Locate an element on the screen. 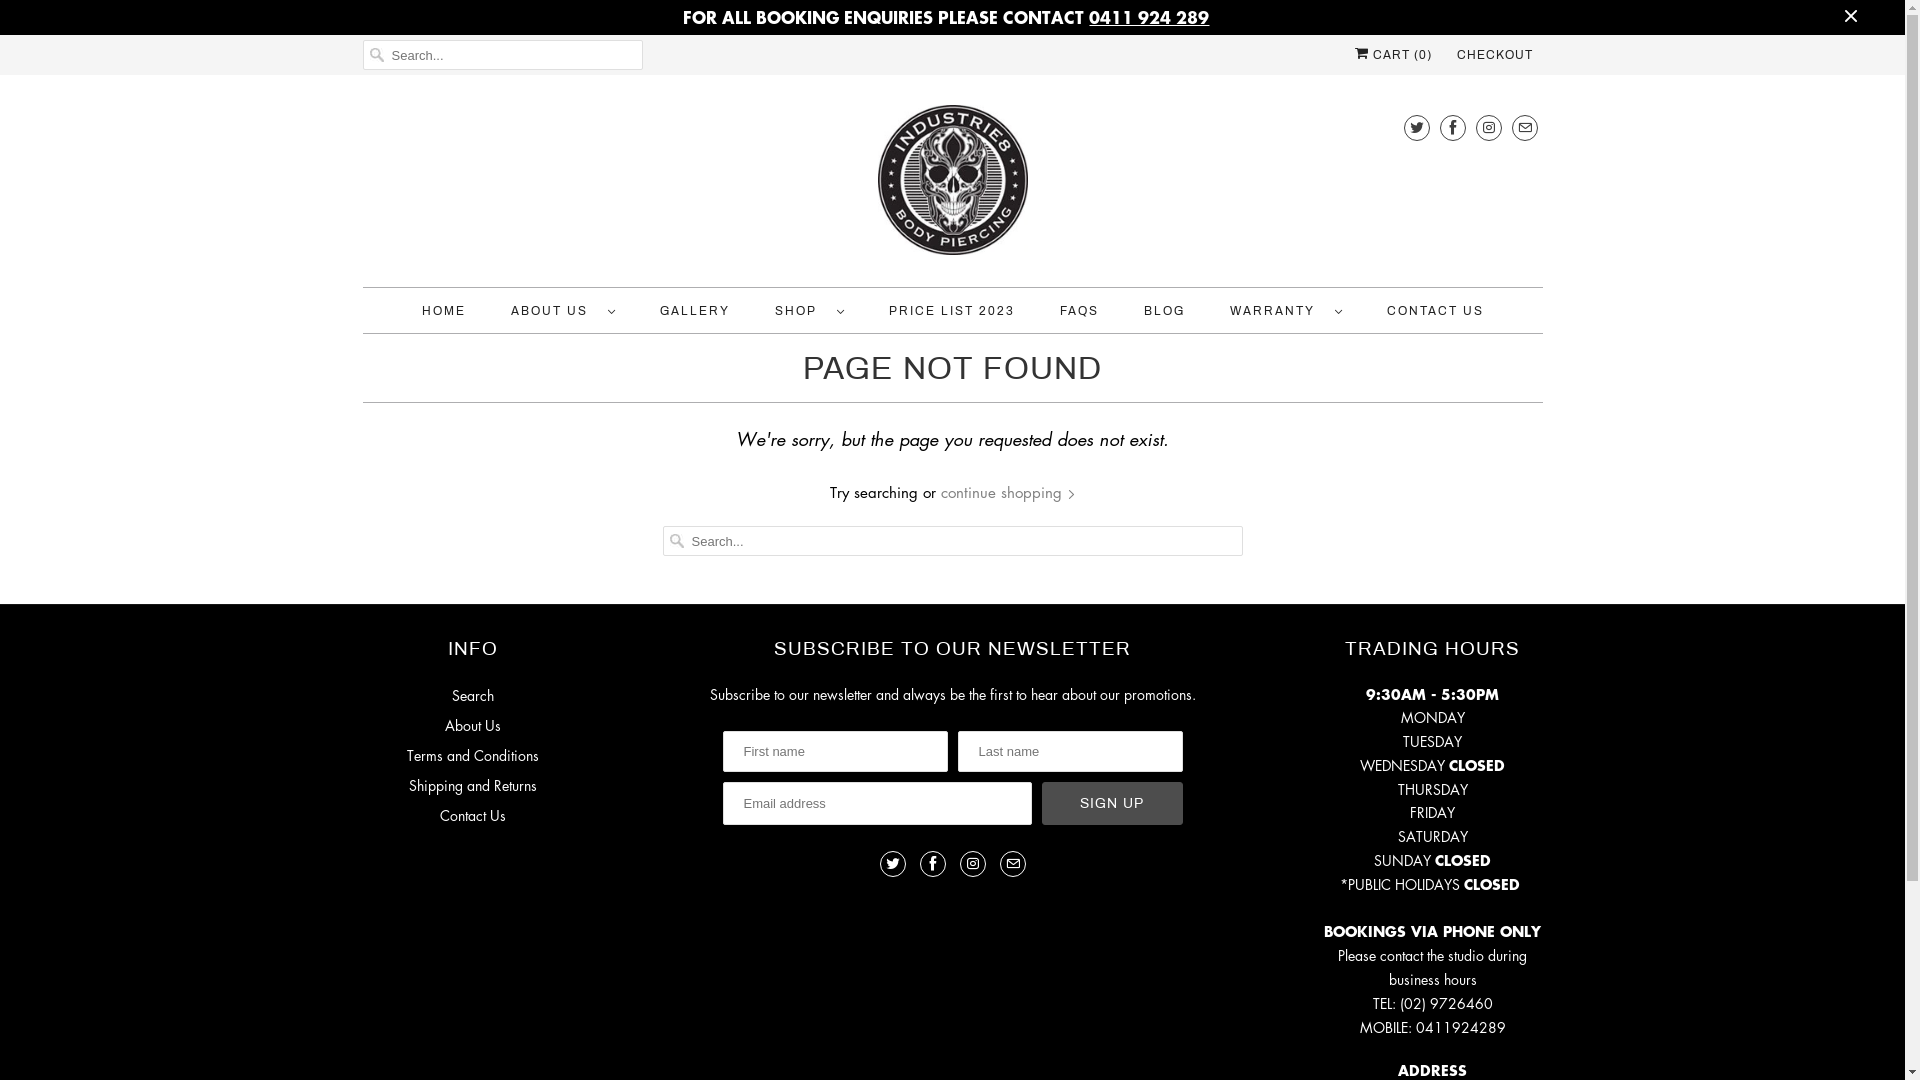 The height and width of the screenshot is (1080, 1920). 'INDUSTRIE8 BODY PIERCING' is located at coordinates (950, 185).